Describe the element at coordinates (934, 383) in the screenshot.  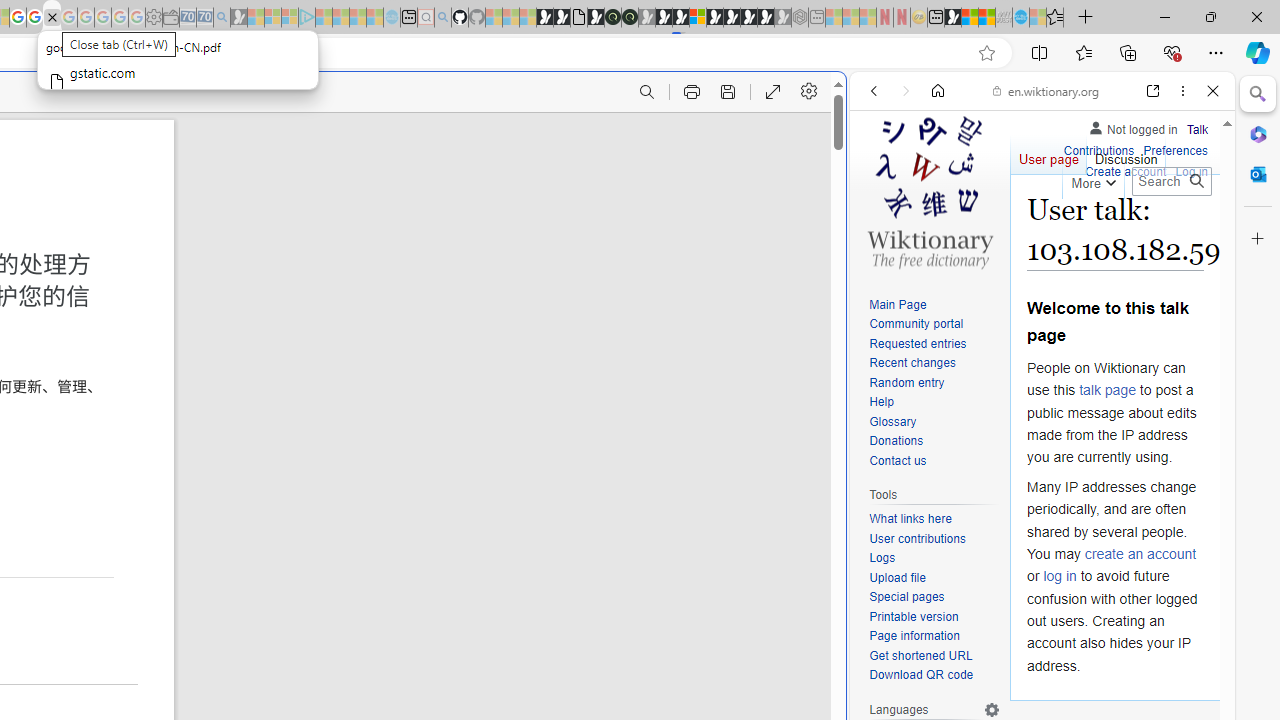
I see `'Random entry'` at that location.